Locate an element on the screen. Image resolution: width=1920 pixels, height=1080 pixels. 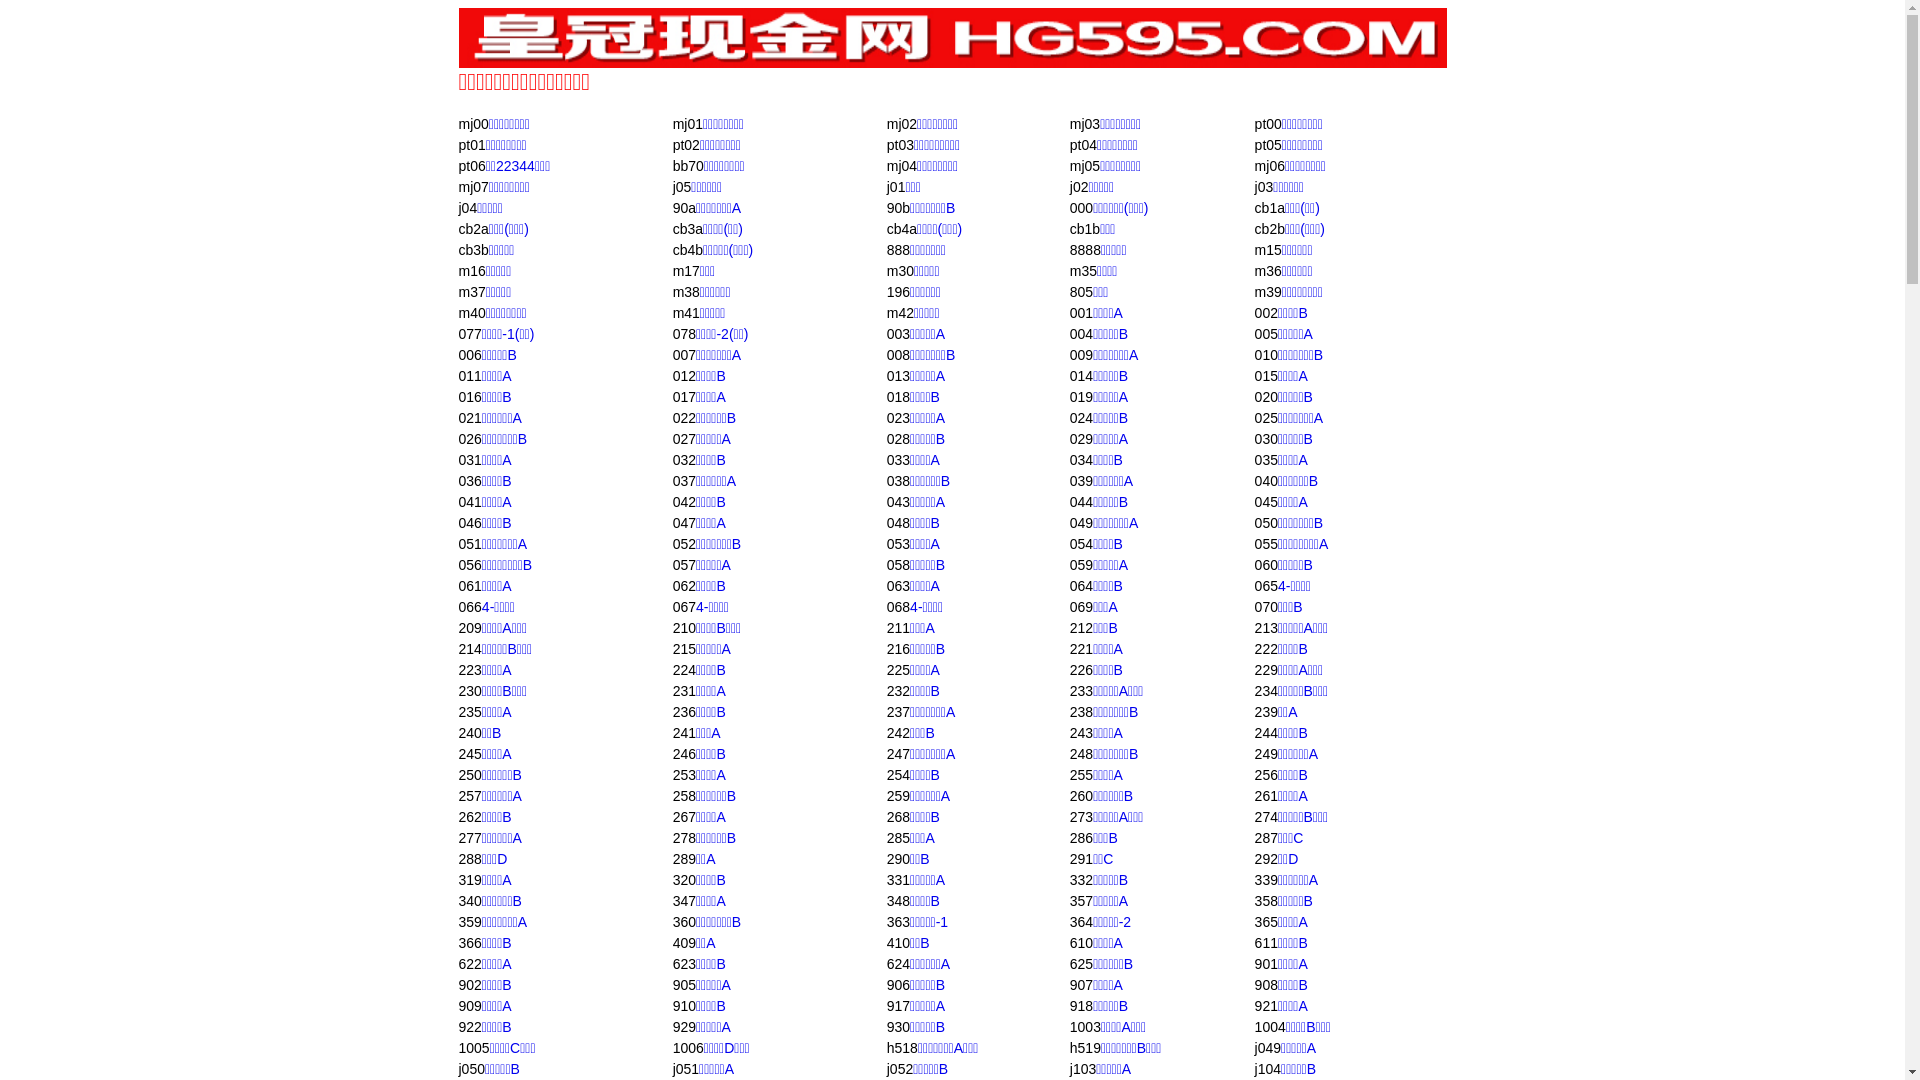
'm42' is located at coordinates (899, 312).